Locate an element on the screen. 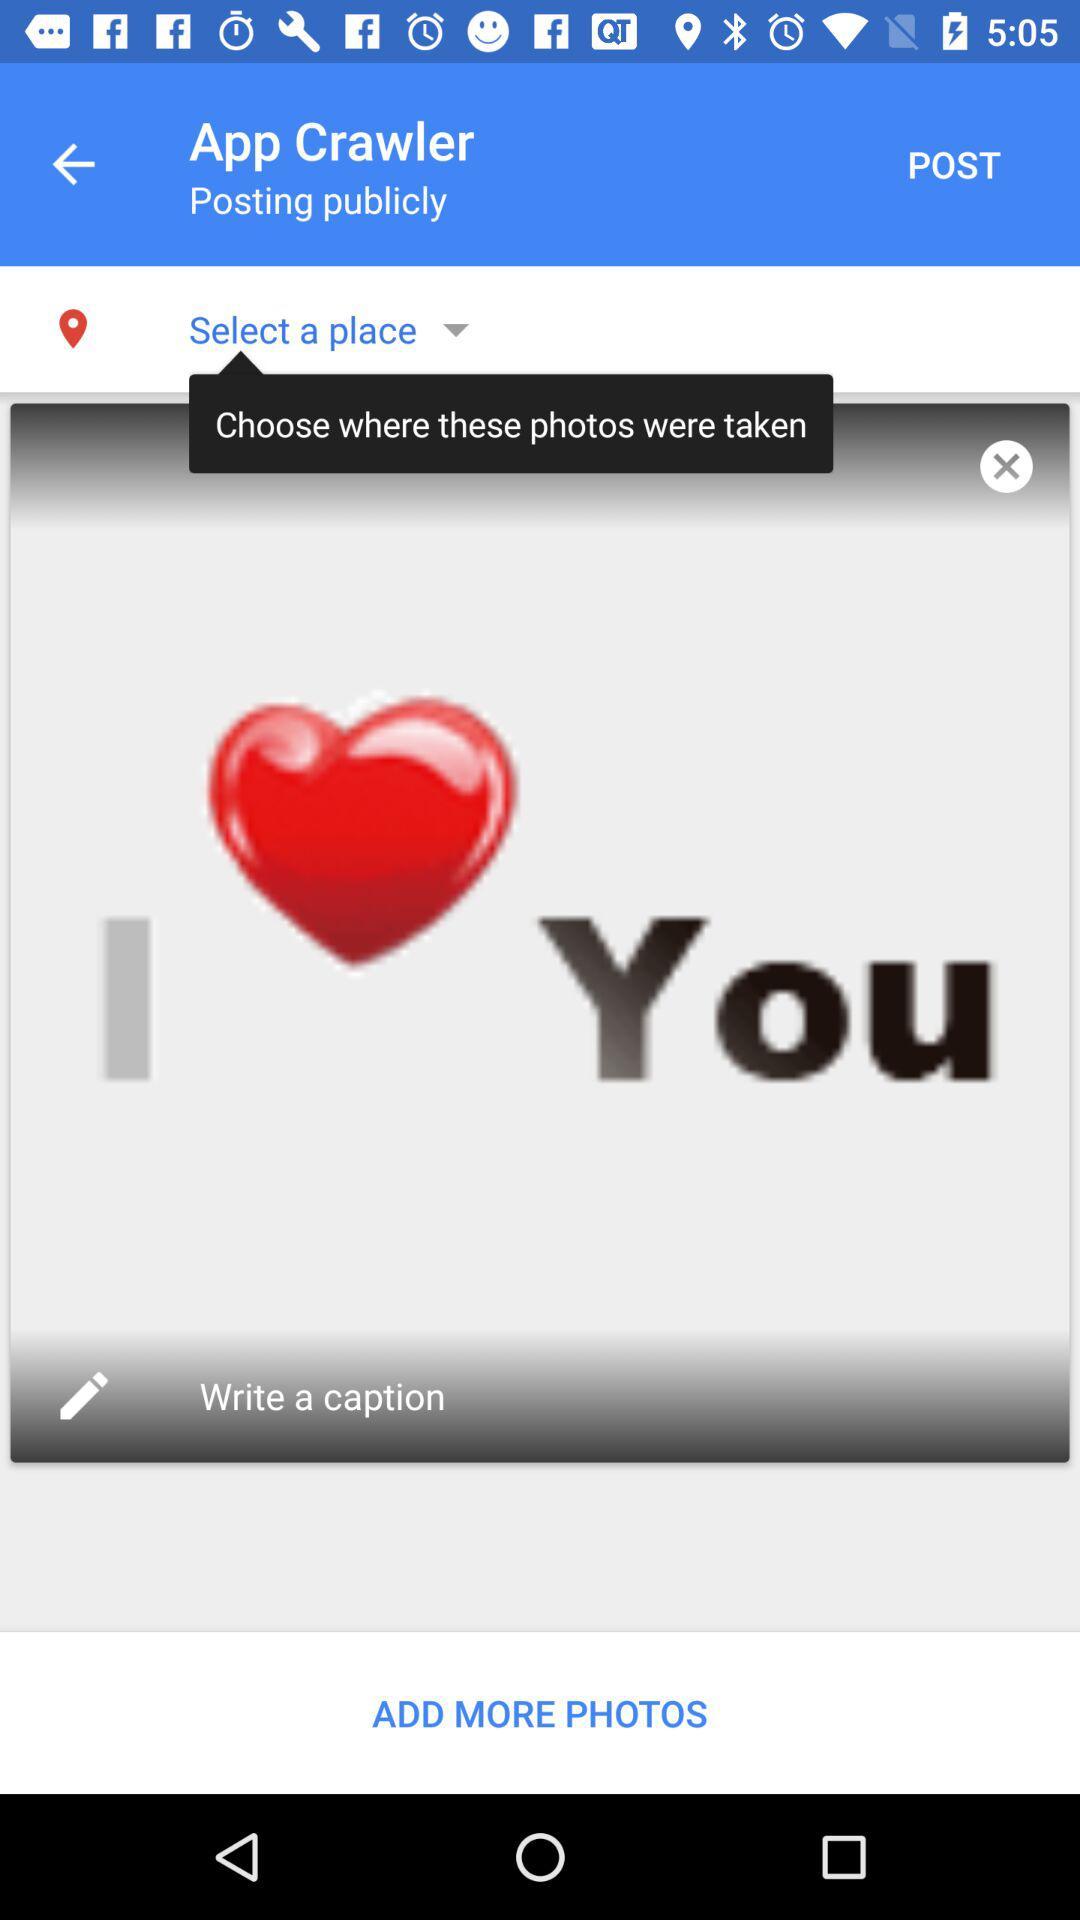  write a caption is located at coordinates (326, 1395).